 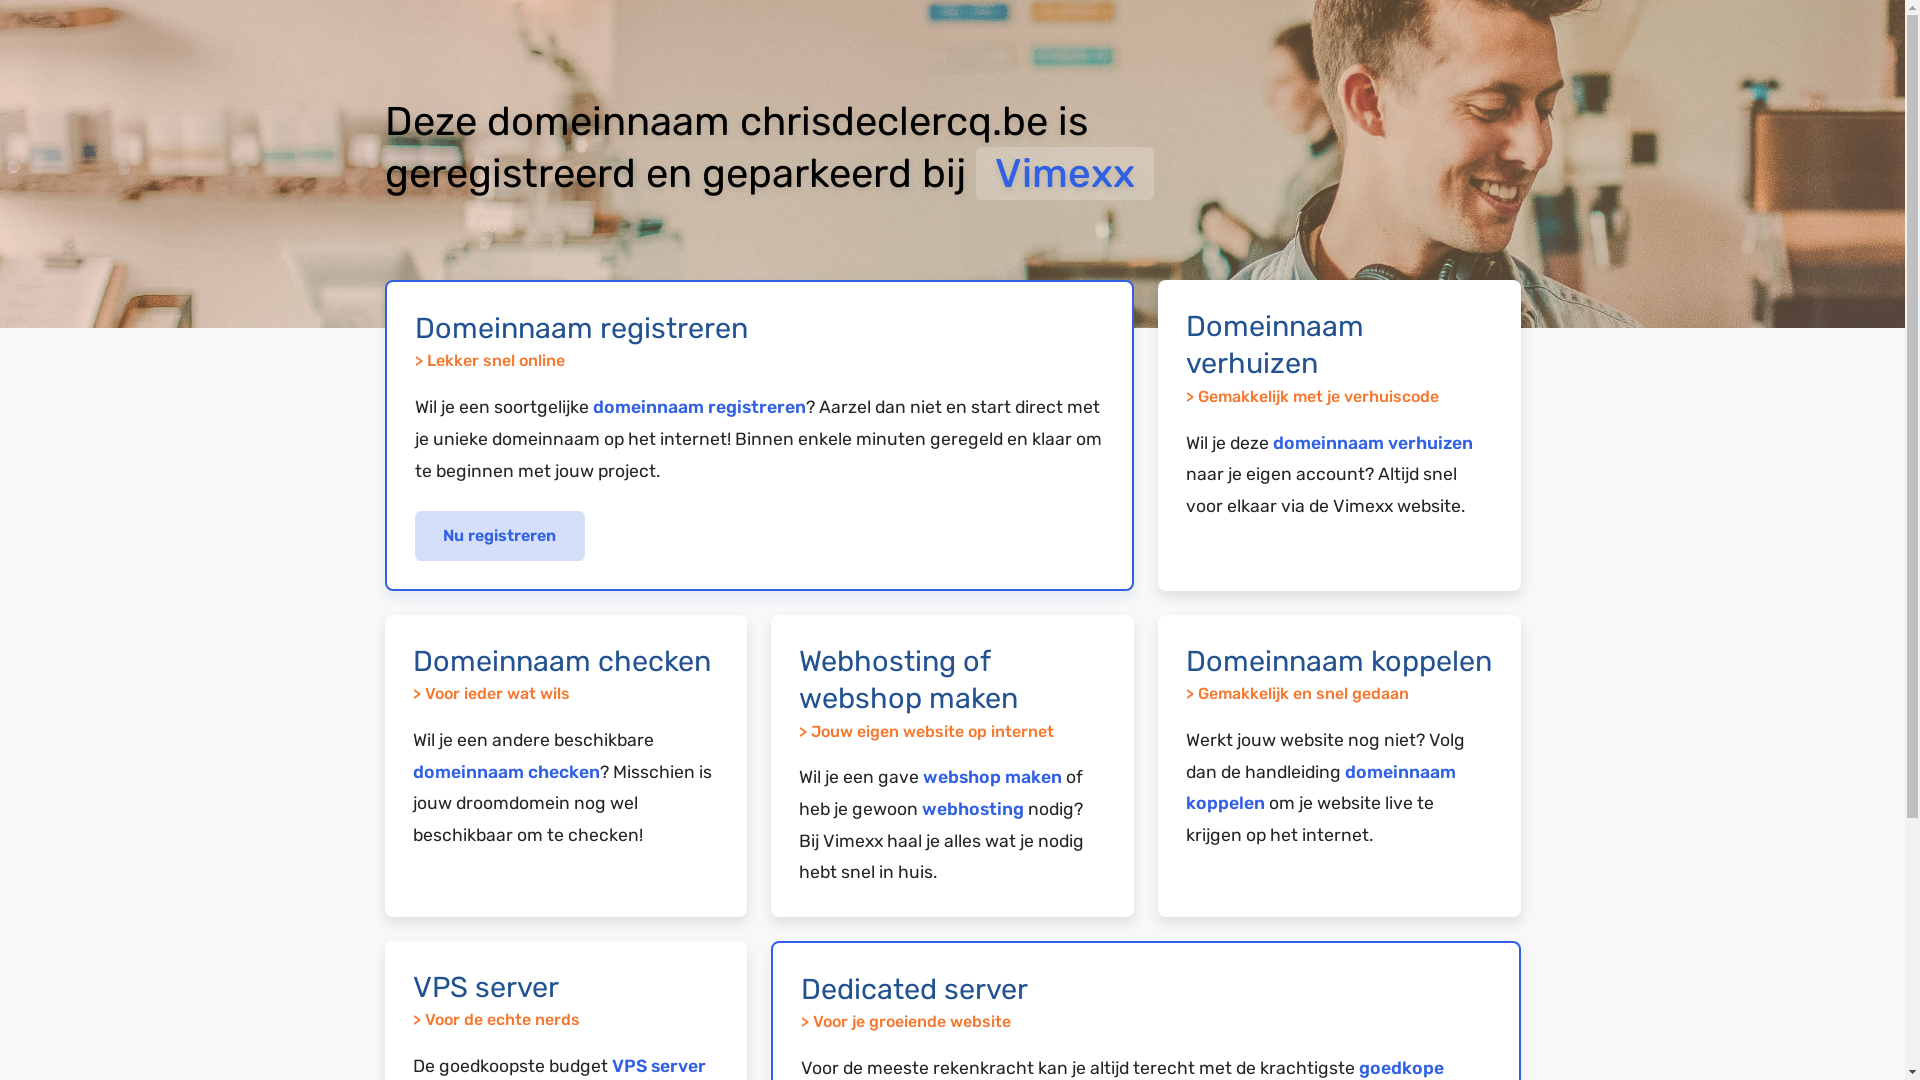 I want to click on 'domeinnaam checken', so click(x=505, y=770).